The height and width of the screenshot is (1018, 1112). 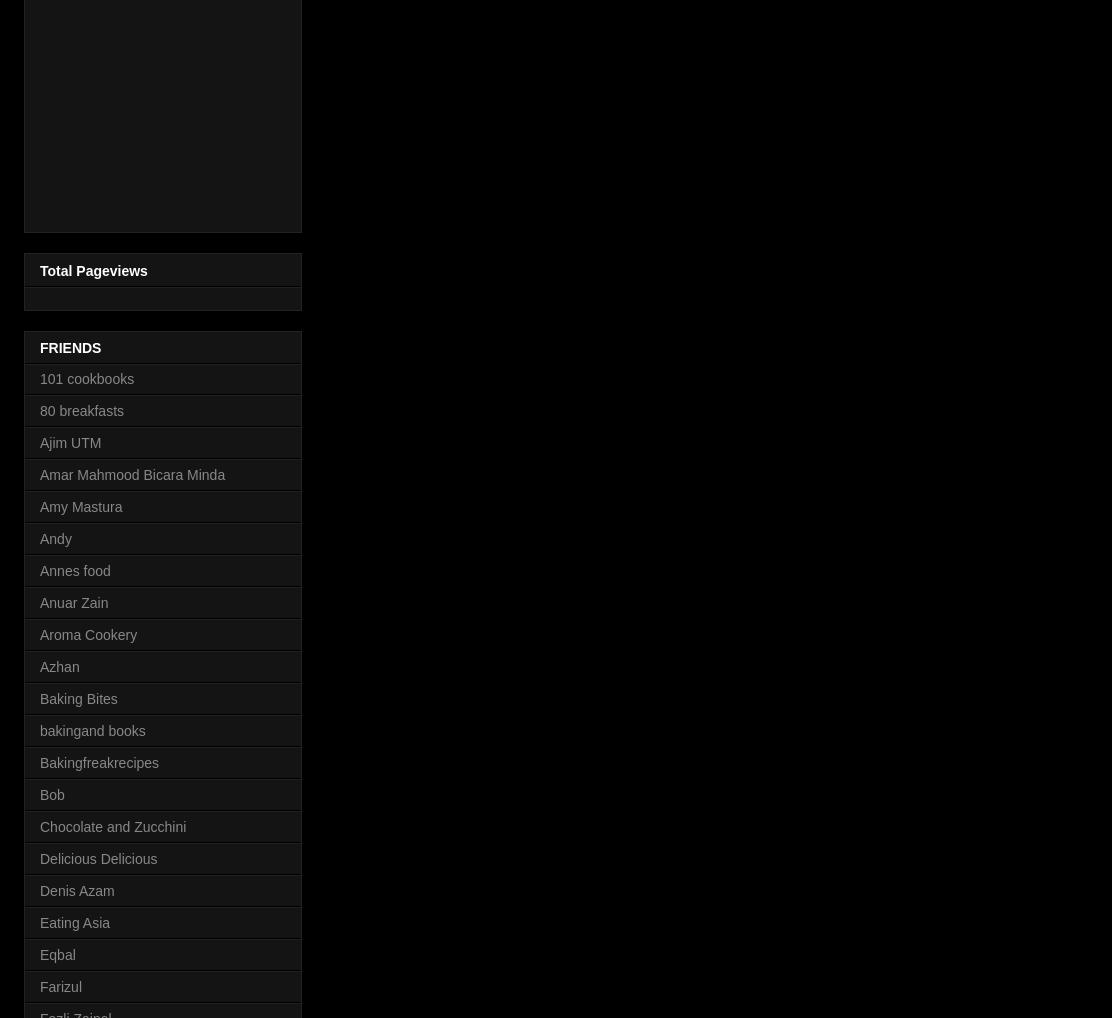 I want to click on 'Total Pageviews', so click(x=92, y=269).